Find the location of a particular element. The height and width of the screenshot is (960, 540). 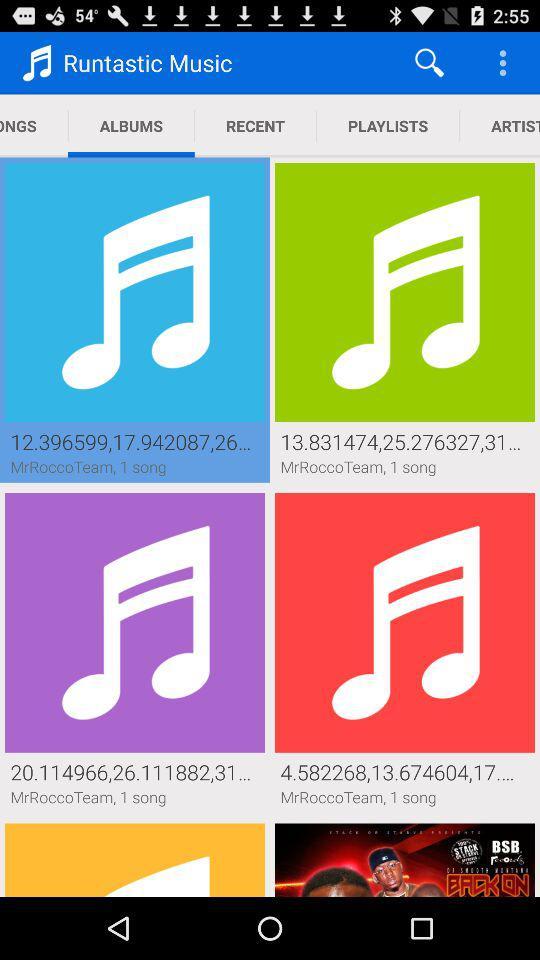

icon to the right of playlists is located at coordinates (498, 125).